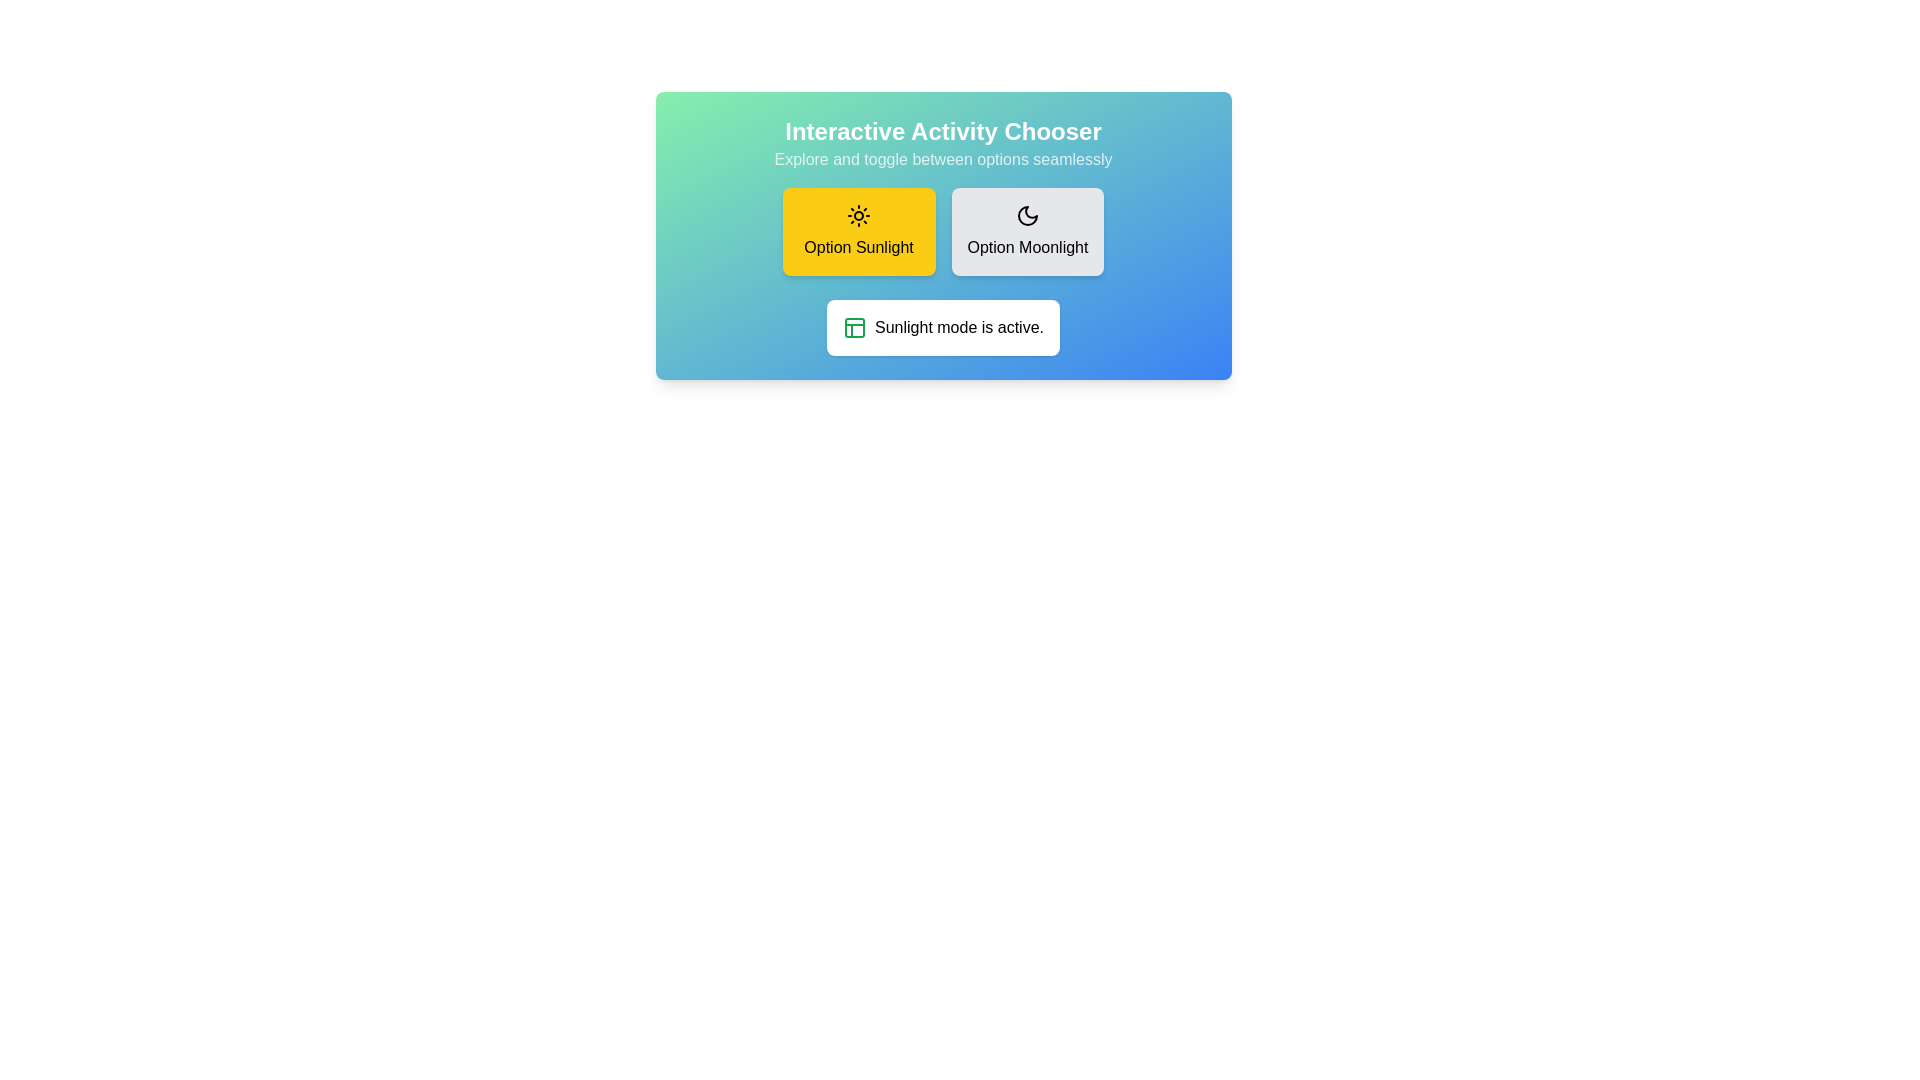 The width and height of the screenshot is (1920, 1080). I want to click on the button labeled 'Option Moonlight', which includes a crescent moon icon and is styled with a light gray background and rounded corners, located on the right side of the panel, so click(1027, 246).